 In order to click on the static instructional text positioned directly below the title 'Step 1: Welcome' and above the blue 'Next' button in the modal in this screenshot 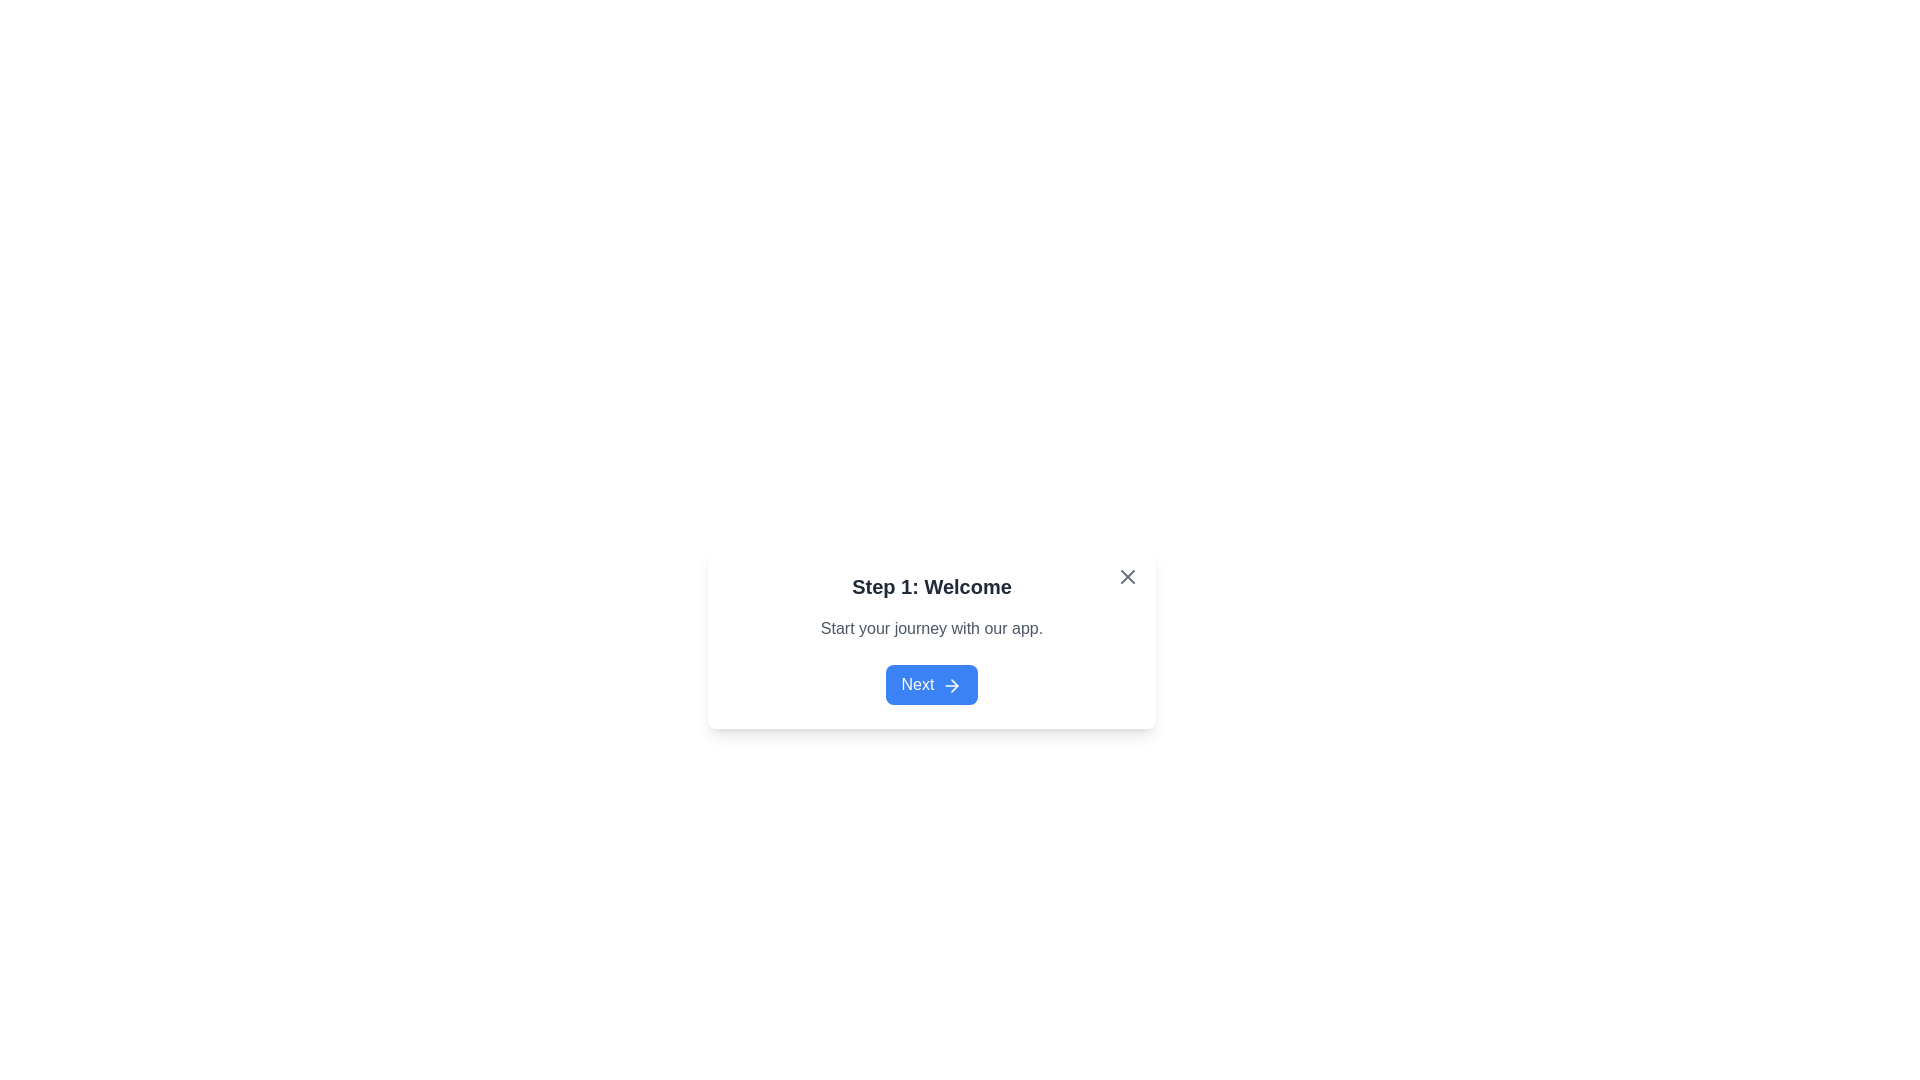, I will do `click(930, 627)`.